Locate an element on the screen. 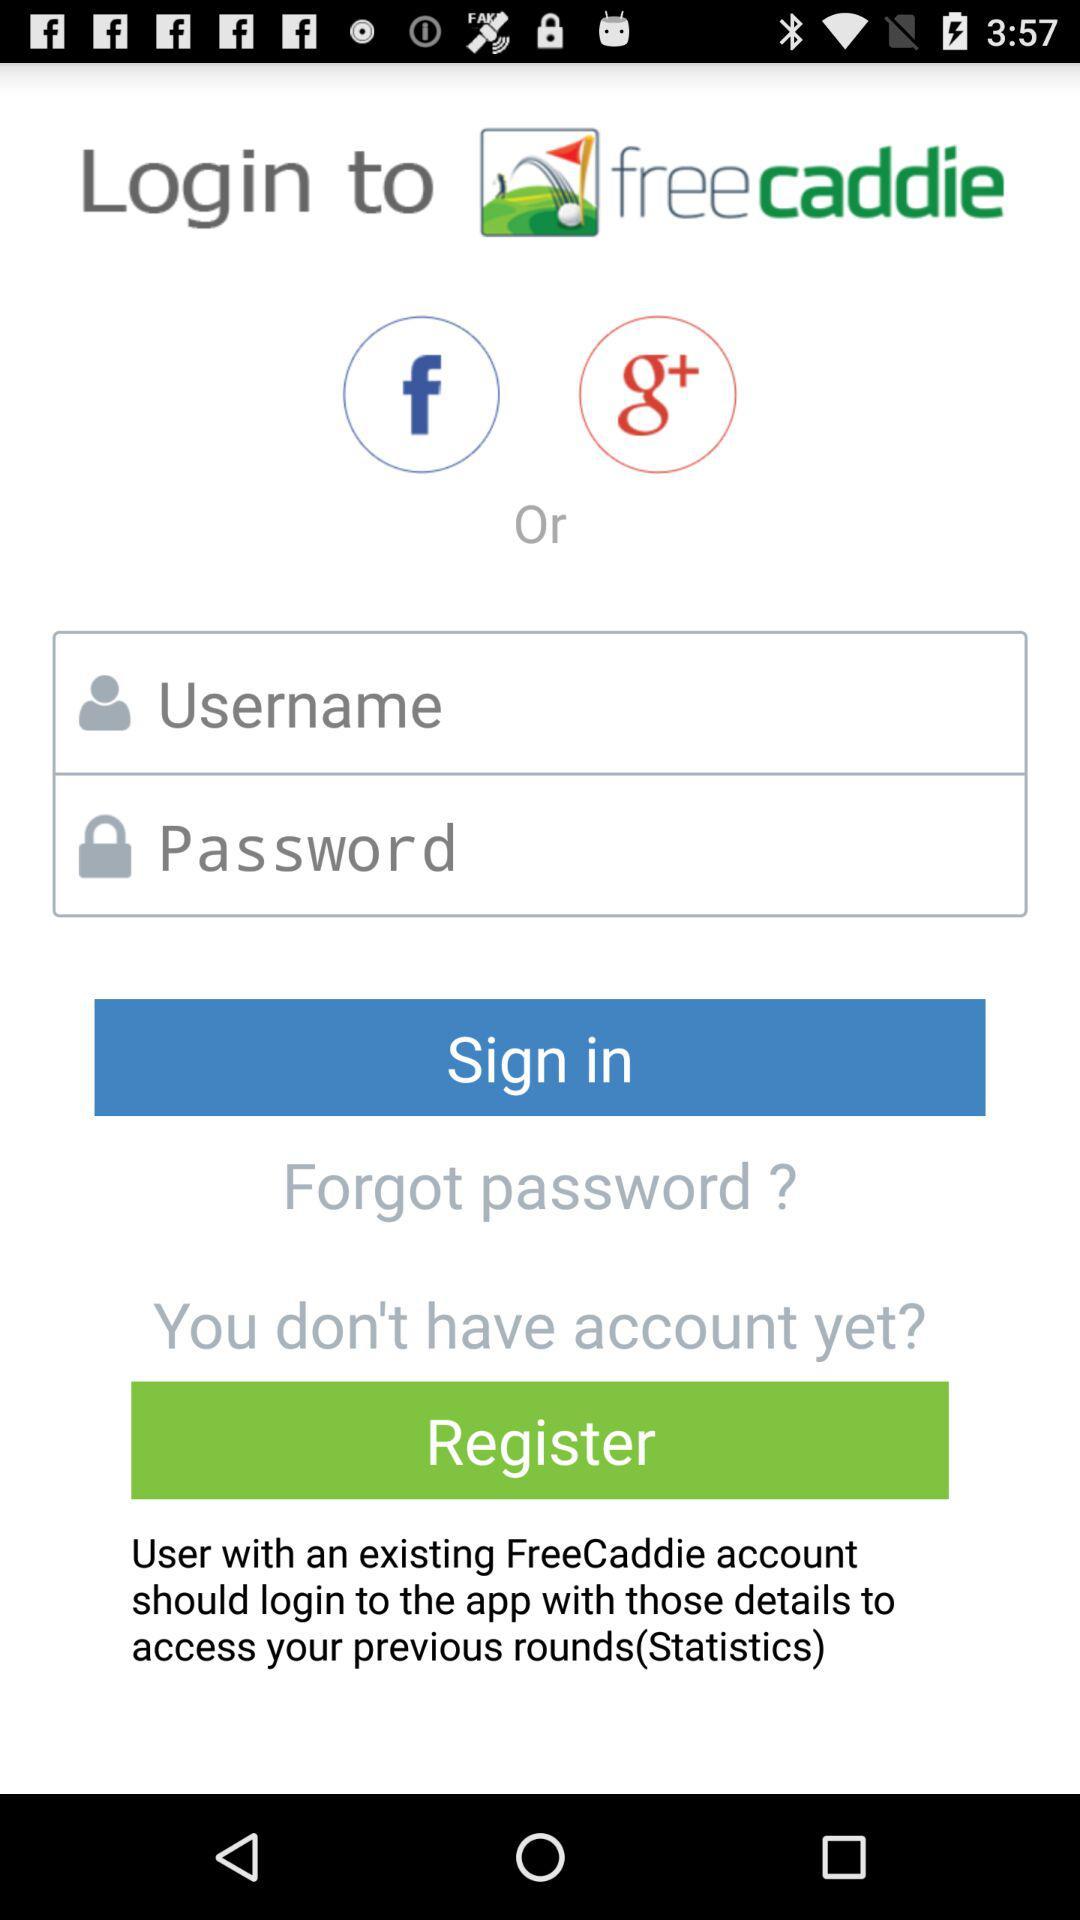  forgot password ? icon is located at coordinates (540, 1184).